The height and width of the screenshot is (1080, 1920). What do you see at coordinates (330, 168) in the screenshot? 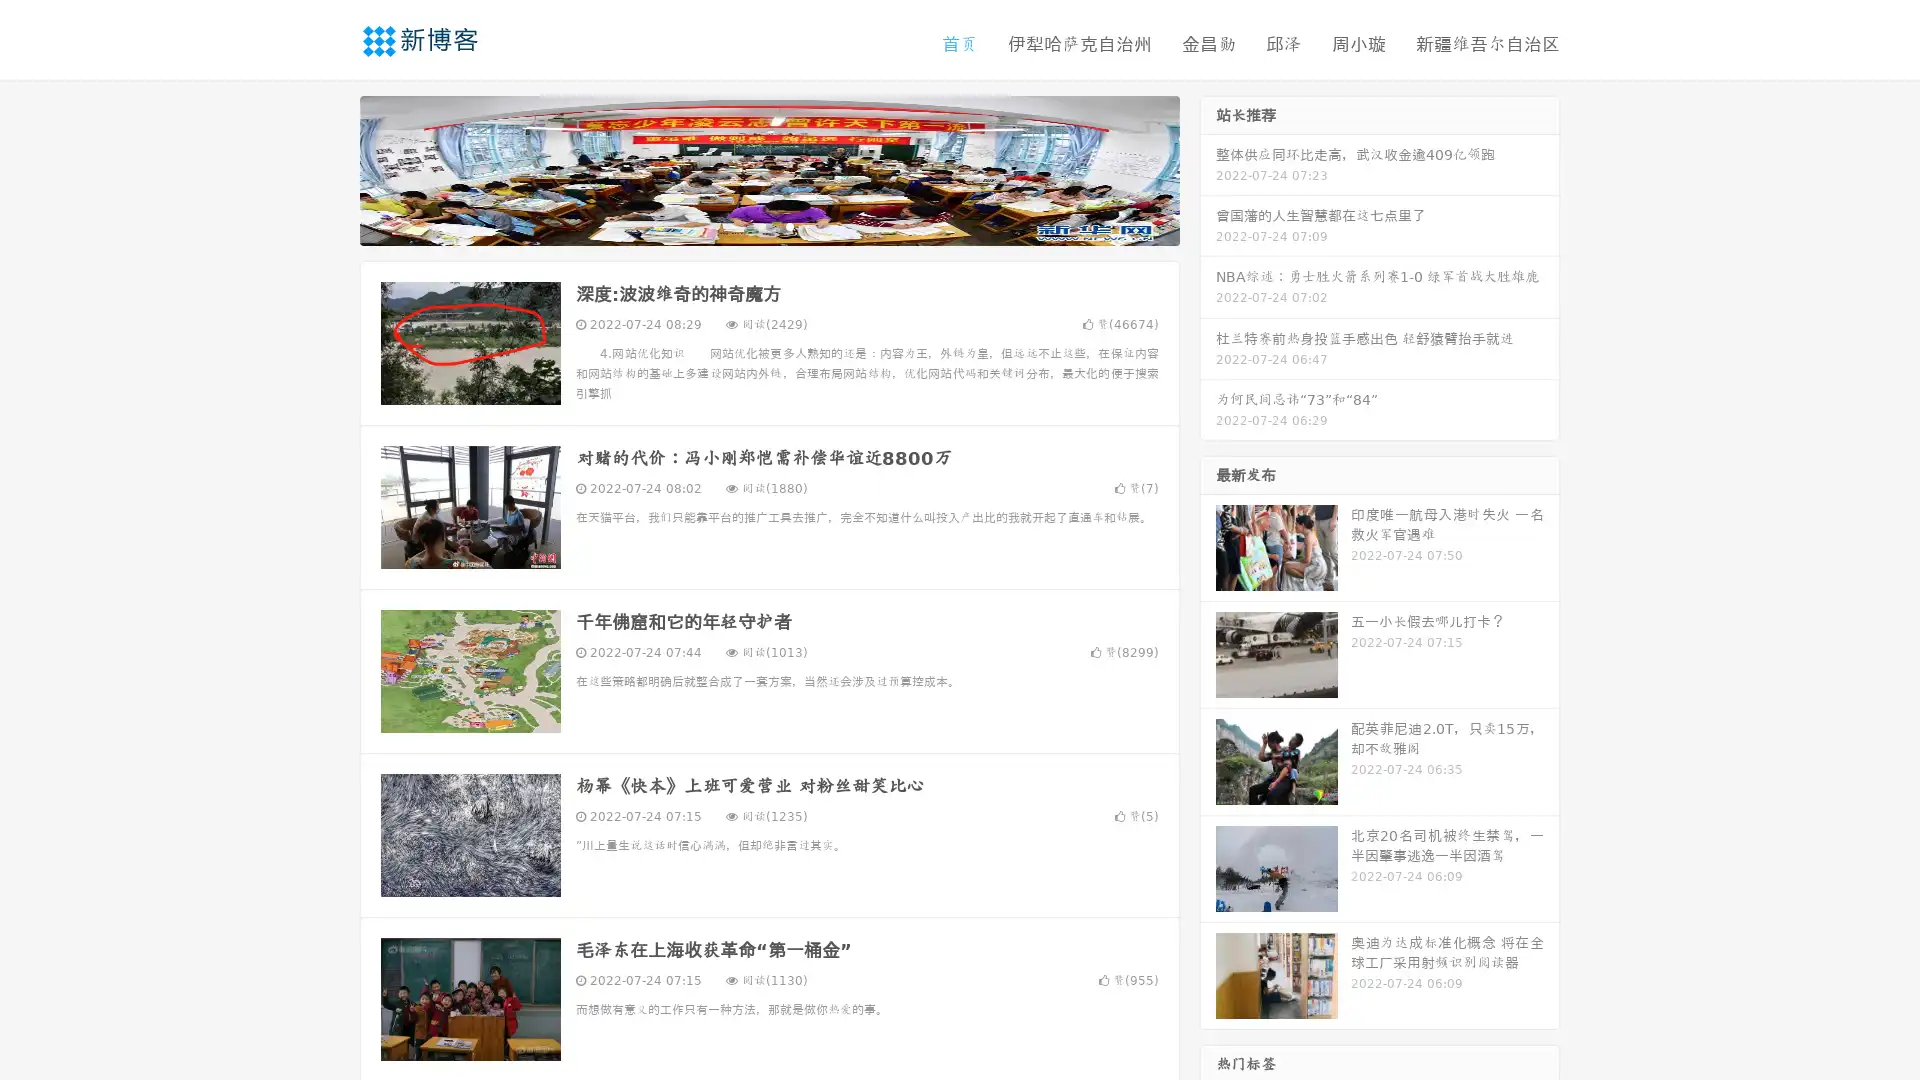
I see `Previous slide` at bounding box center [330, 168].